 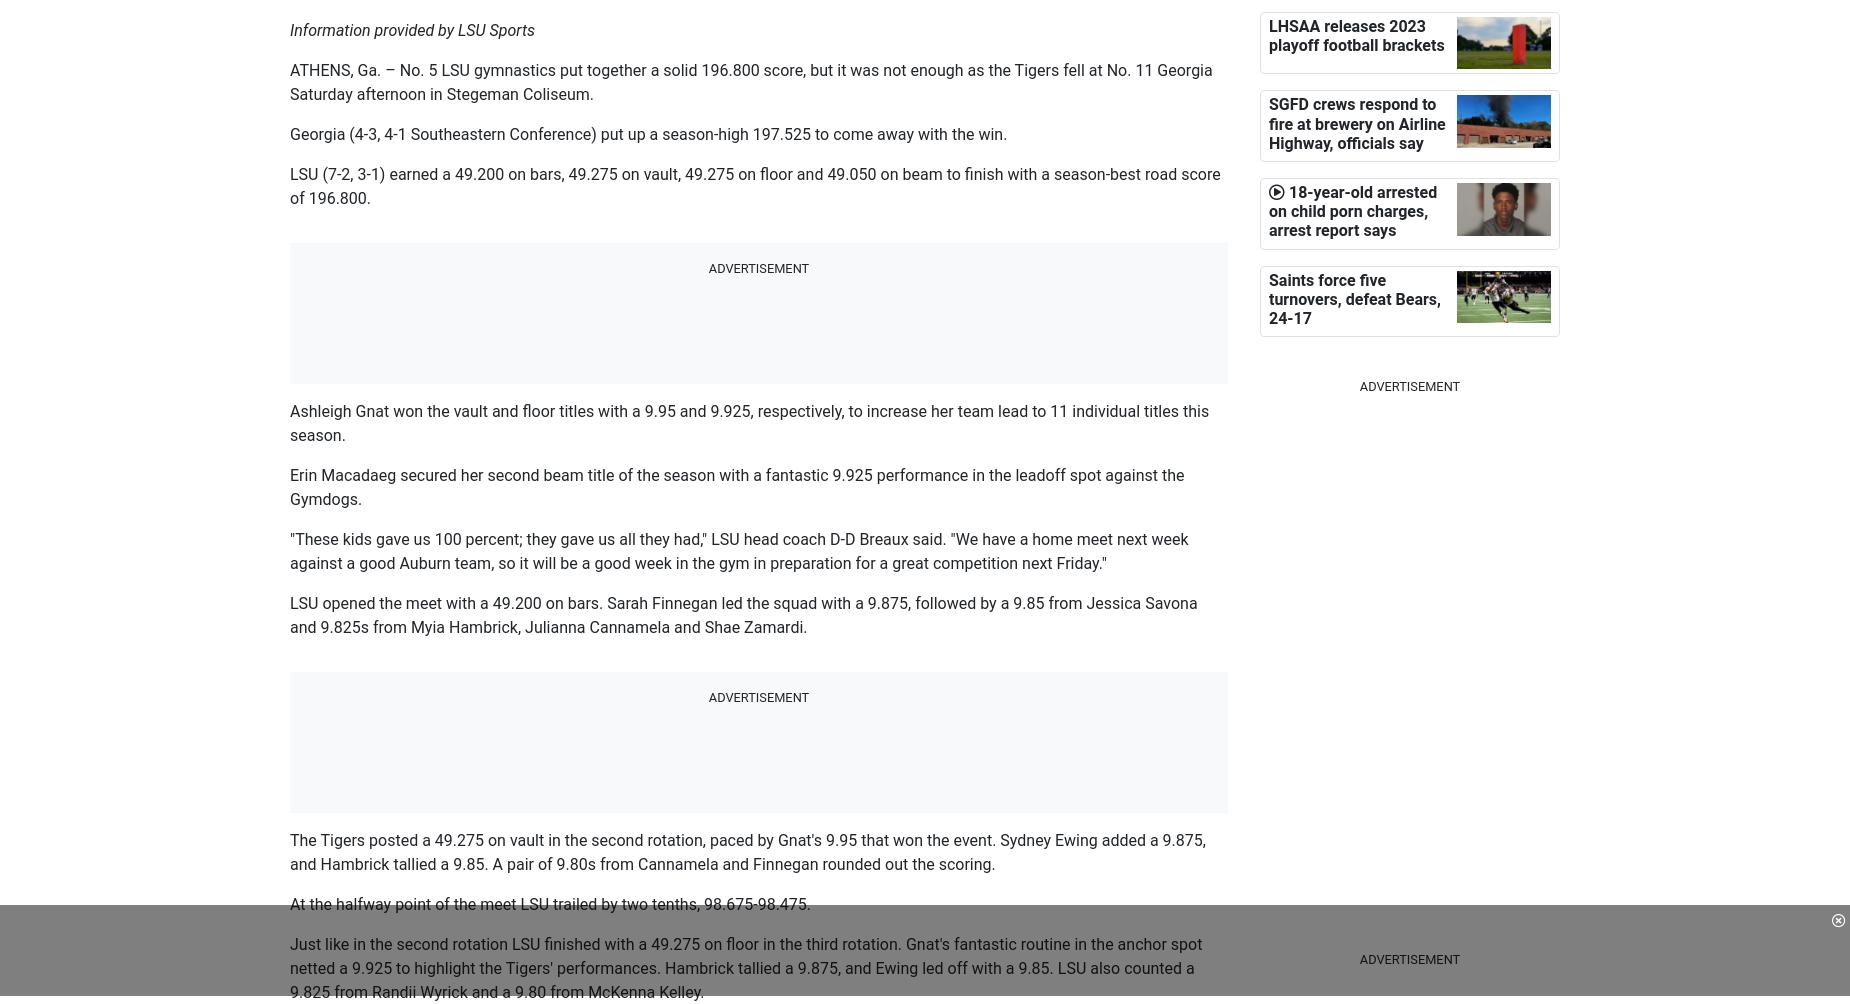 What do you see at coordinates (737, 486) in the screenshot?
I see `'Erin Macadaeg secured her second beam title of the season with a fantastic 9.925 performance in the leadoff spot against the Gymdogs.'` at bounding box center [737, 486].